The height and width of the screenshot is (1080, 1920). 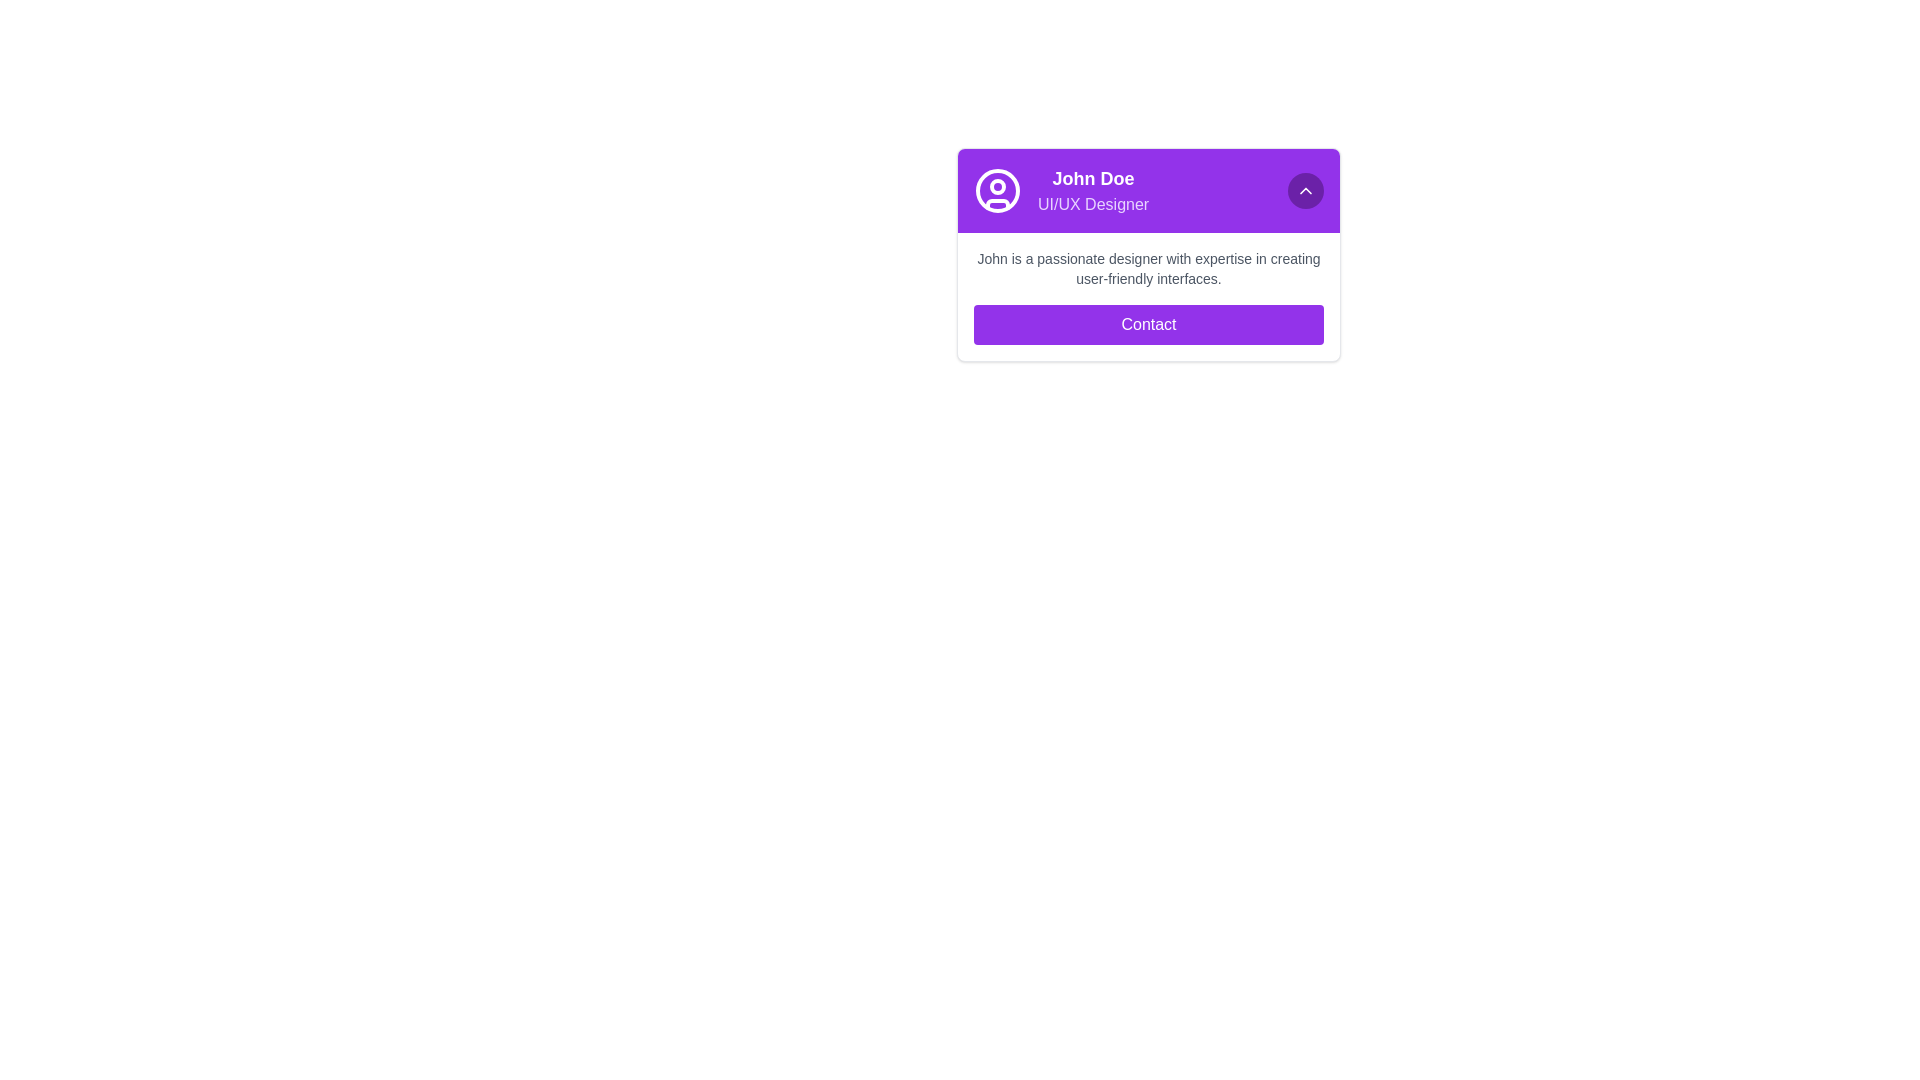 I want to click on the purple circular graphical decoration with a white outline, located in the top left corner of the user profile card, so click(x=998, y=191).